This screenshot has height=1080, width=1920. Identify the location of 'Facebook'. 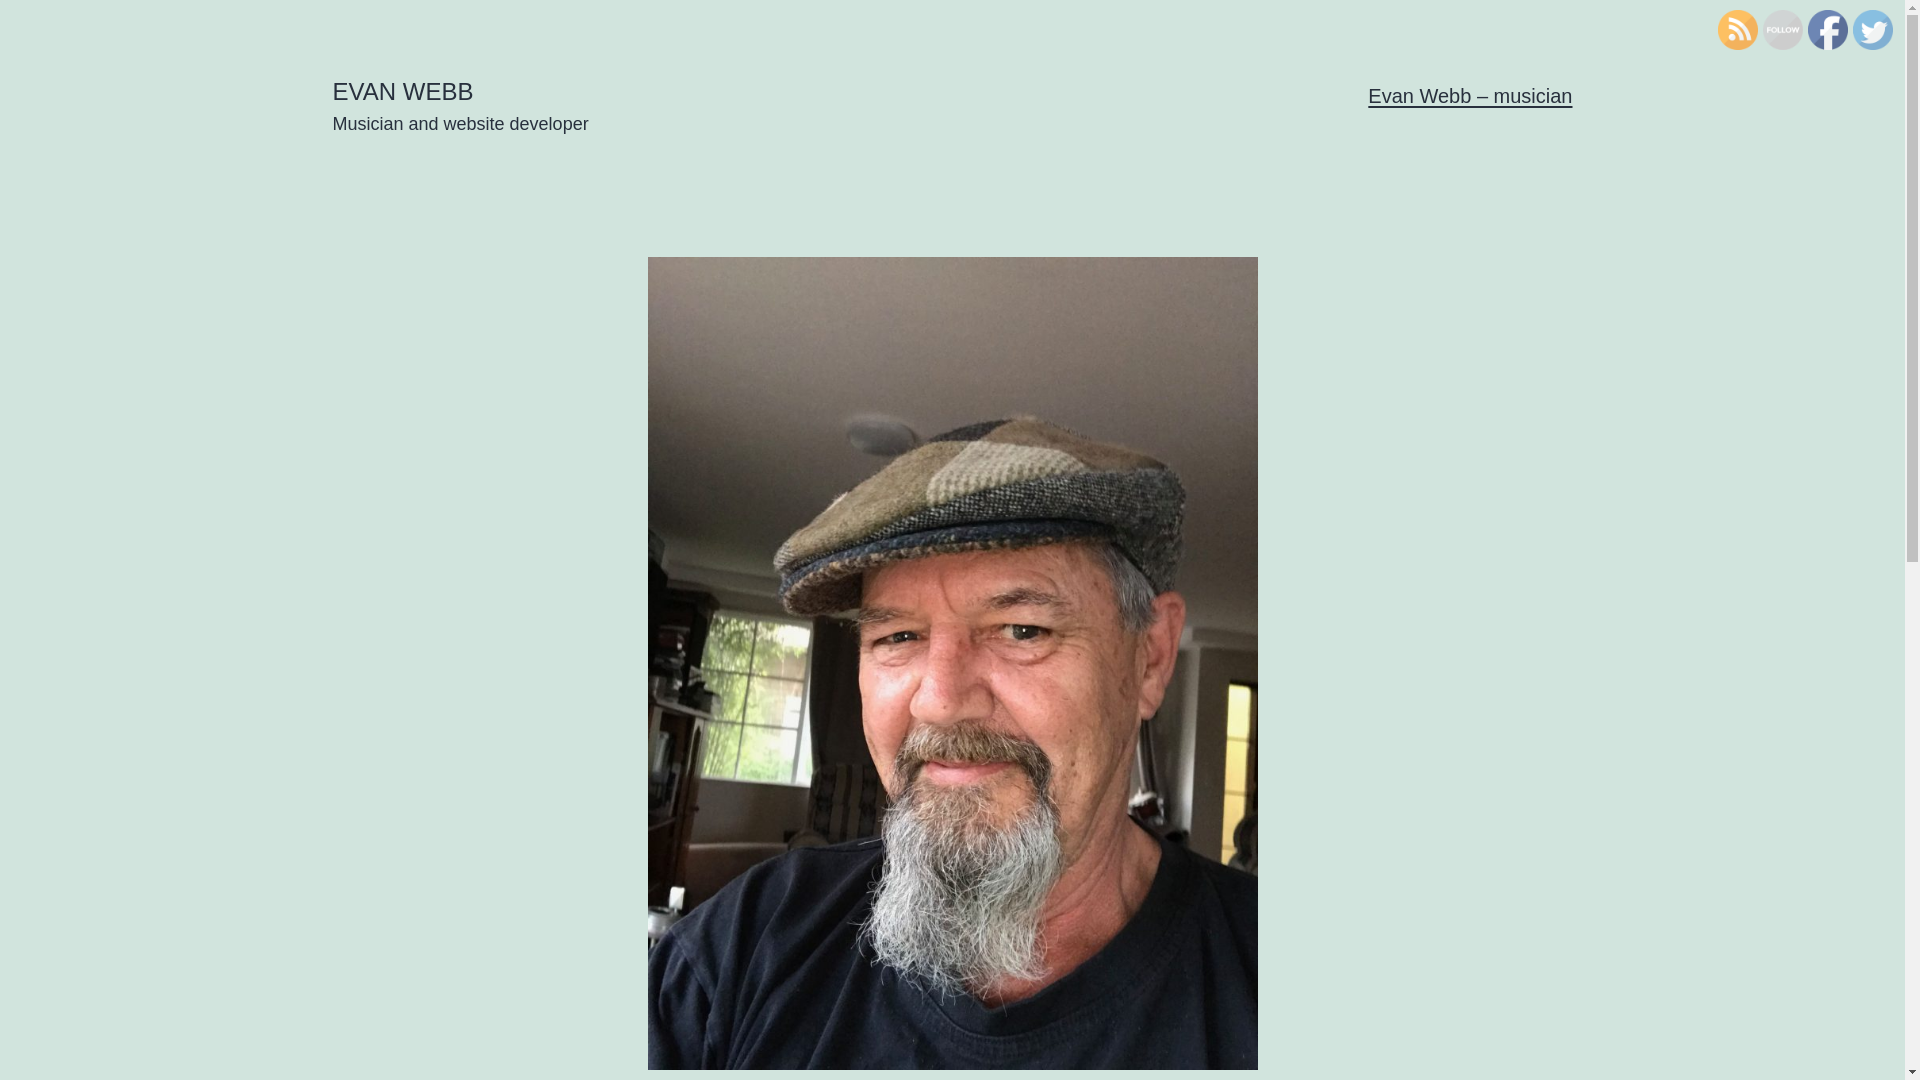
(1828, 30).